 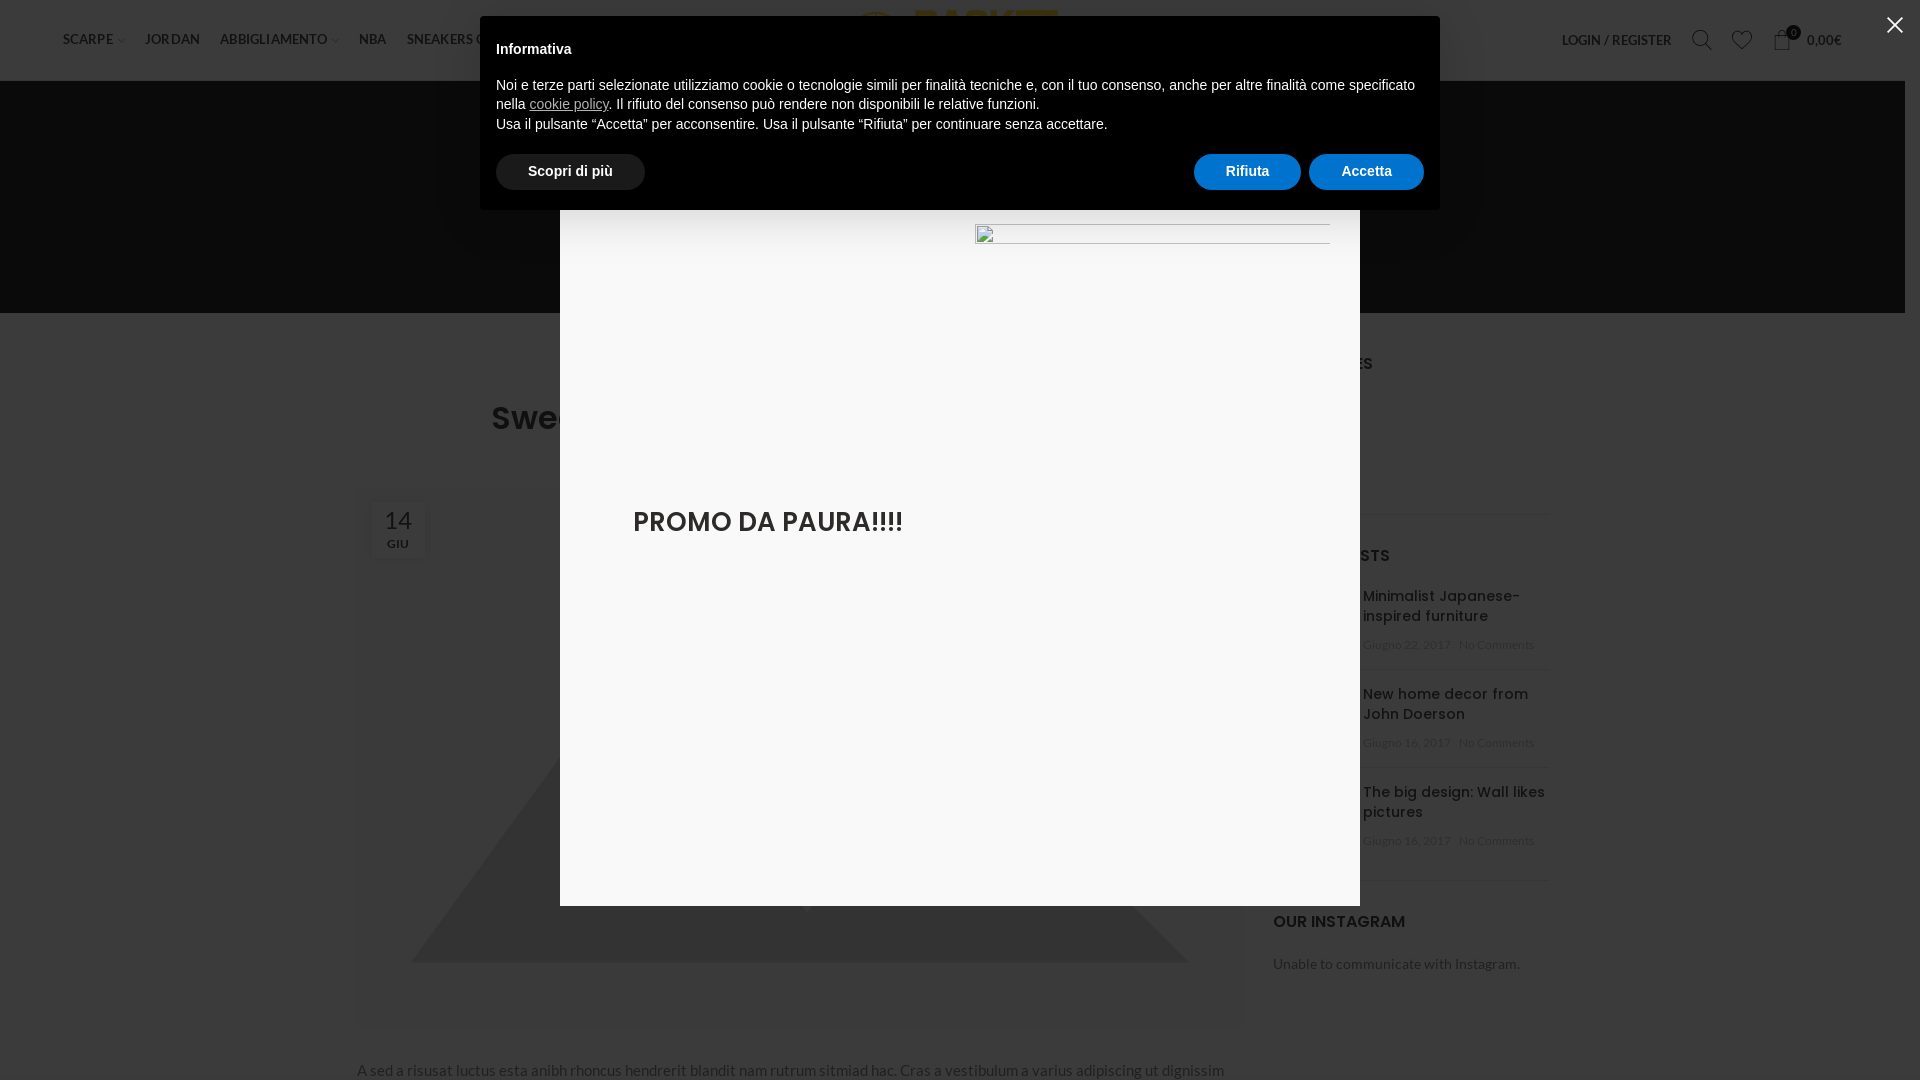 What do you see at coordinates (1454, 801) in the screenshot?
I see `'The big design: Wall likes pictures'` at bounding box center [1454, 801].